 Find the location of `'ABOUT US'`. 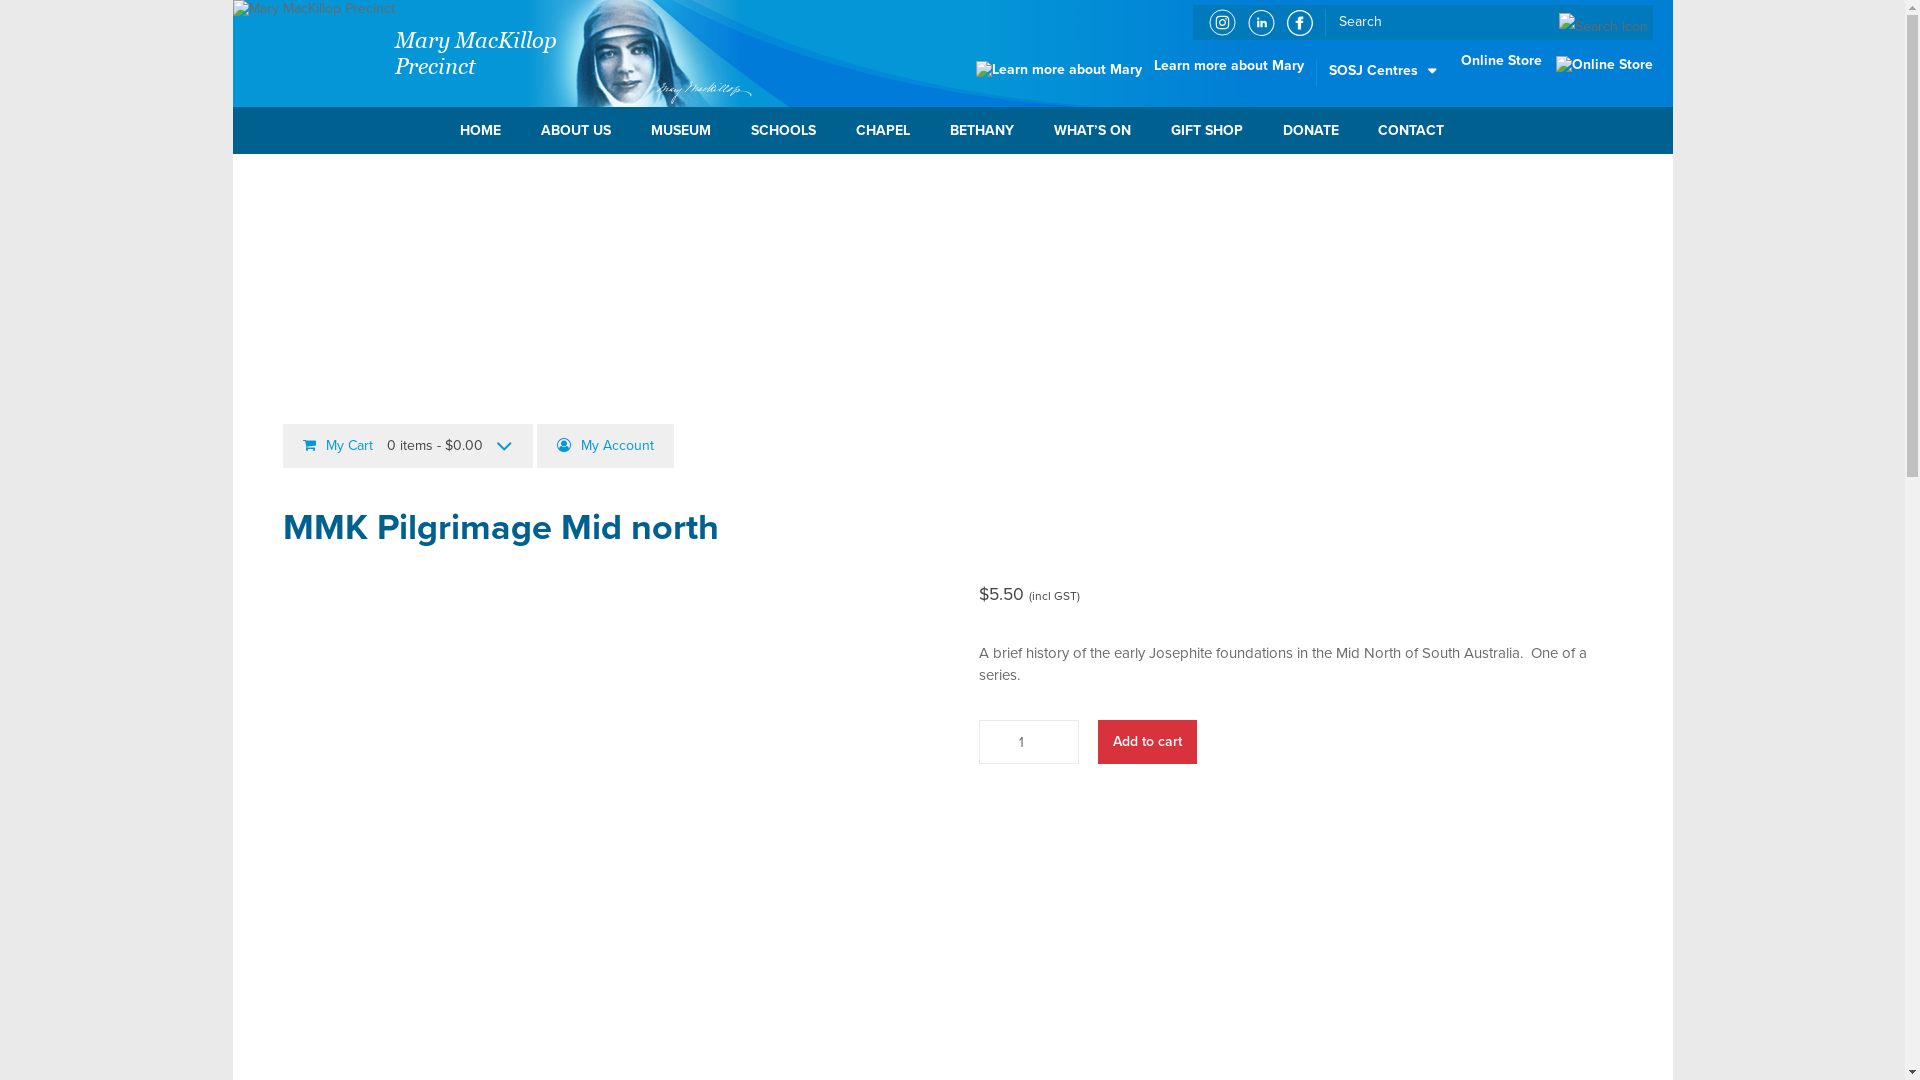

'ABOUT US' is located at coordinates (575, 130).